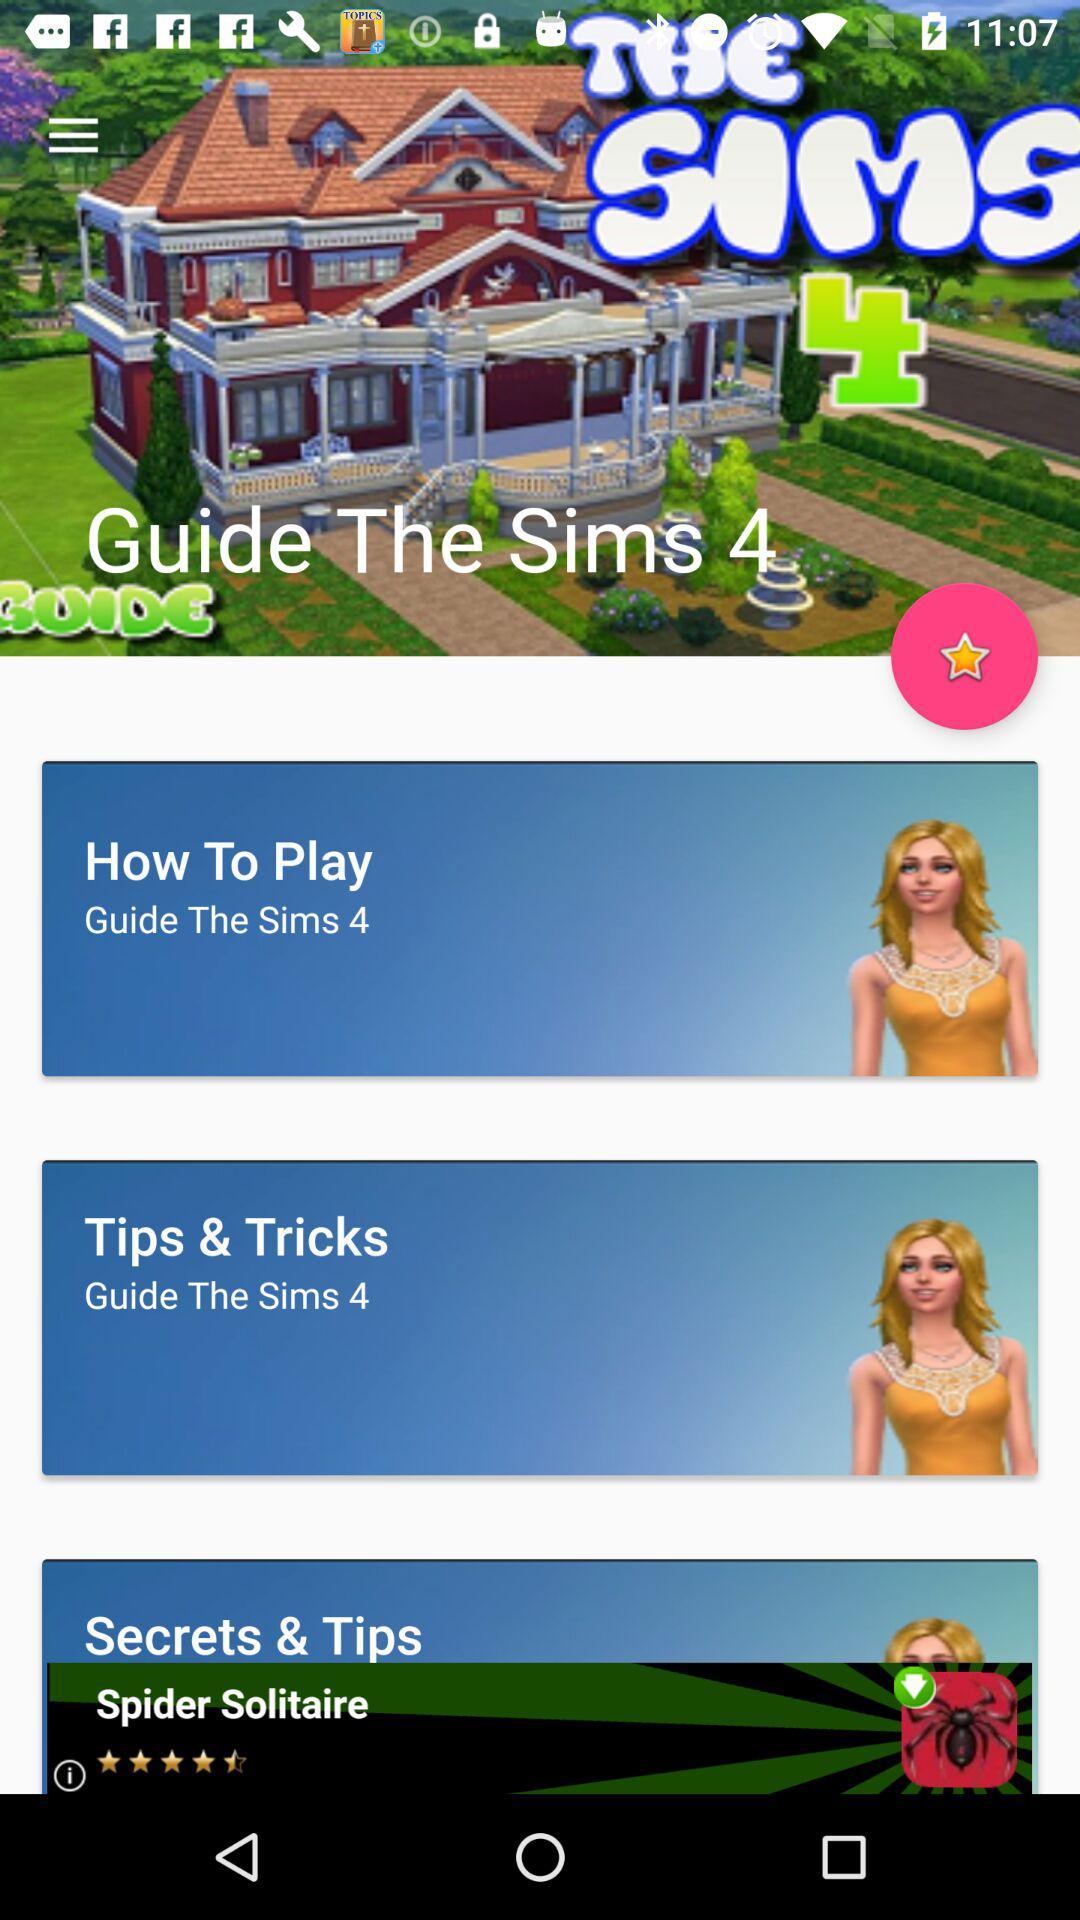 This screenshot has height=1920, width=1080. What do you see at coordinates (963, 656) in the screenshot?
I see `the star icon` at bounding box center [963, 656].